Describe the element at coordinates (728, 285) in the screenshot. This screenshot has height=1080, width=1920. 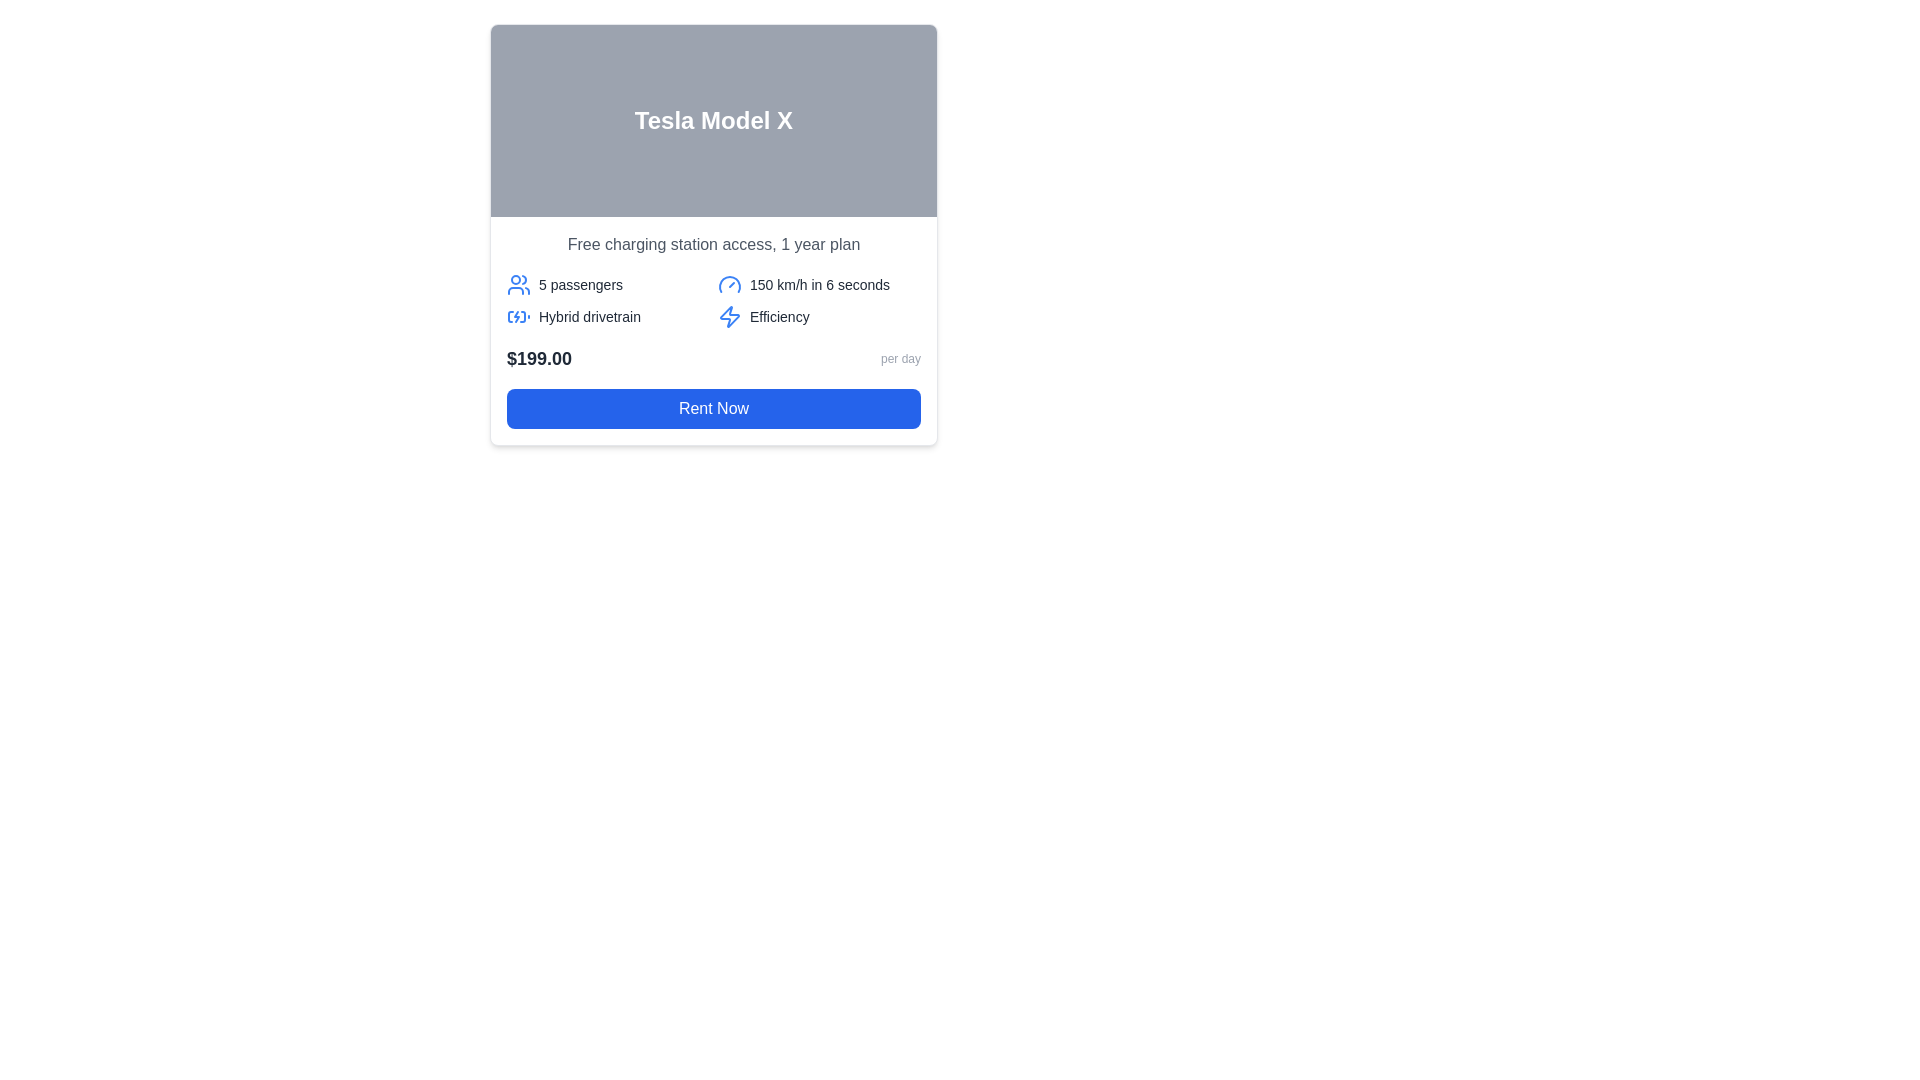
I see `the blue graphical icon representing a gauge or speedometer located near the text '150 km/h in 6 seconds'` at that location.